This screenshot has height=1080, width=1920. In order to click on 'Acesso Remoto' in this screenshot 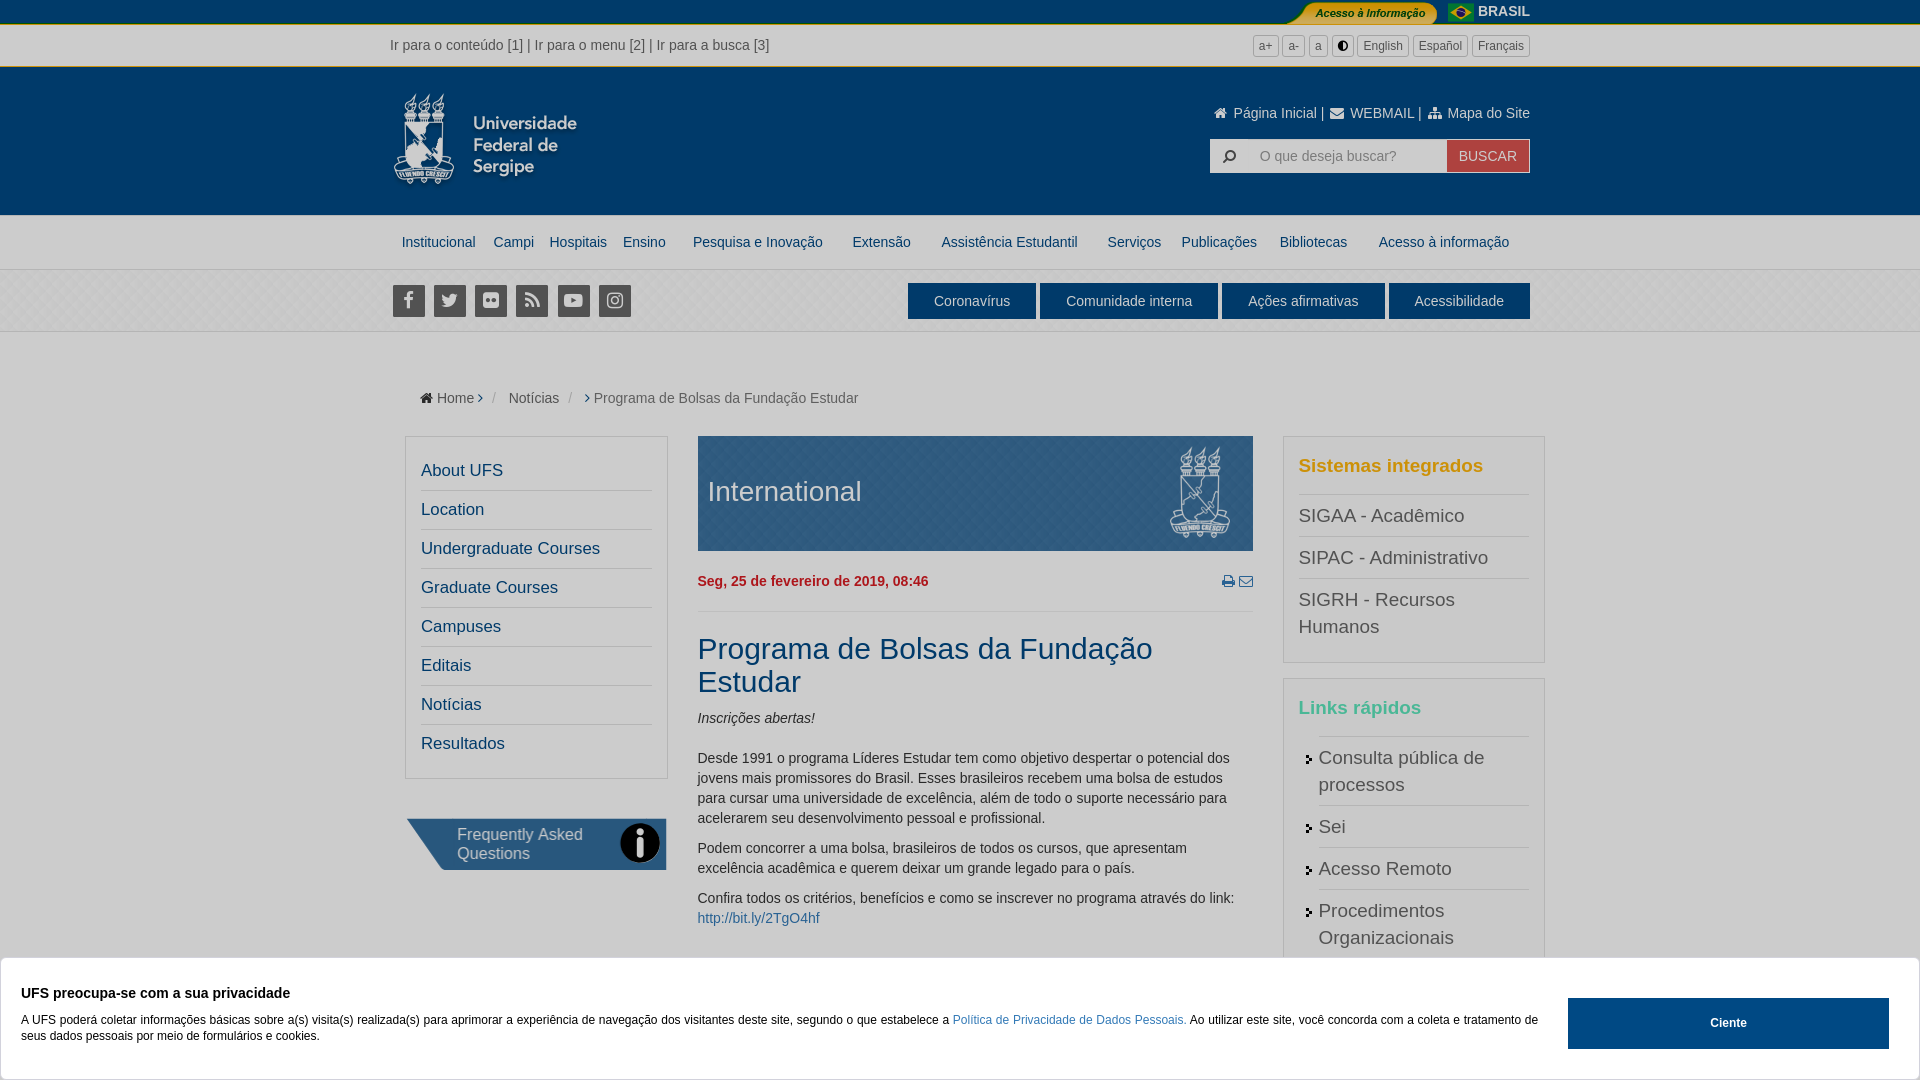, I will do `click(1383, 867)`.